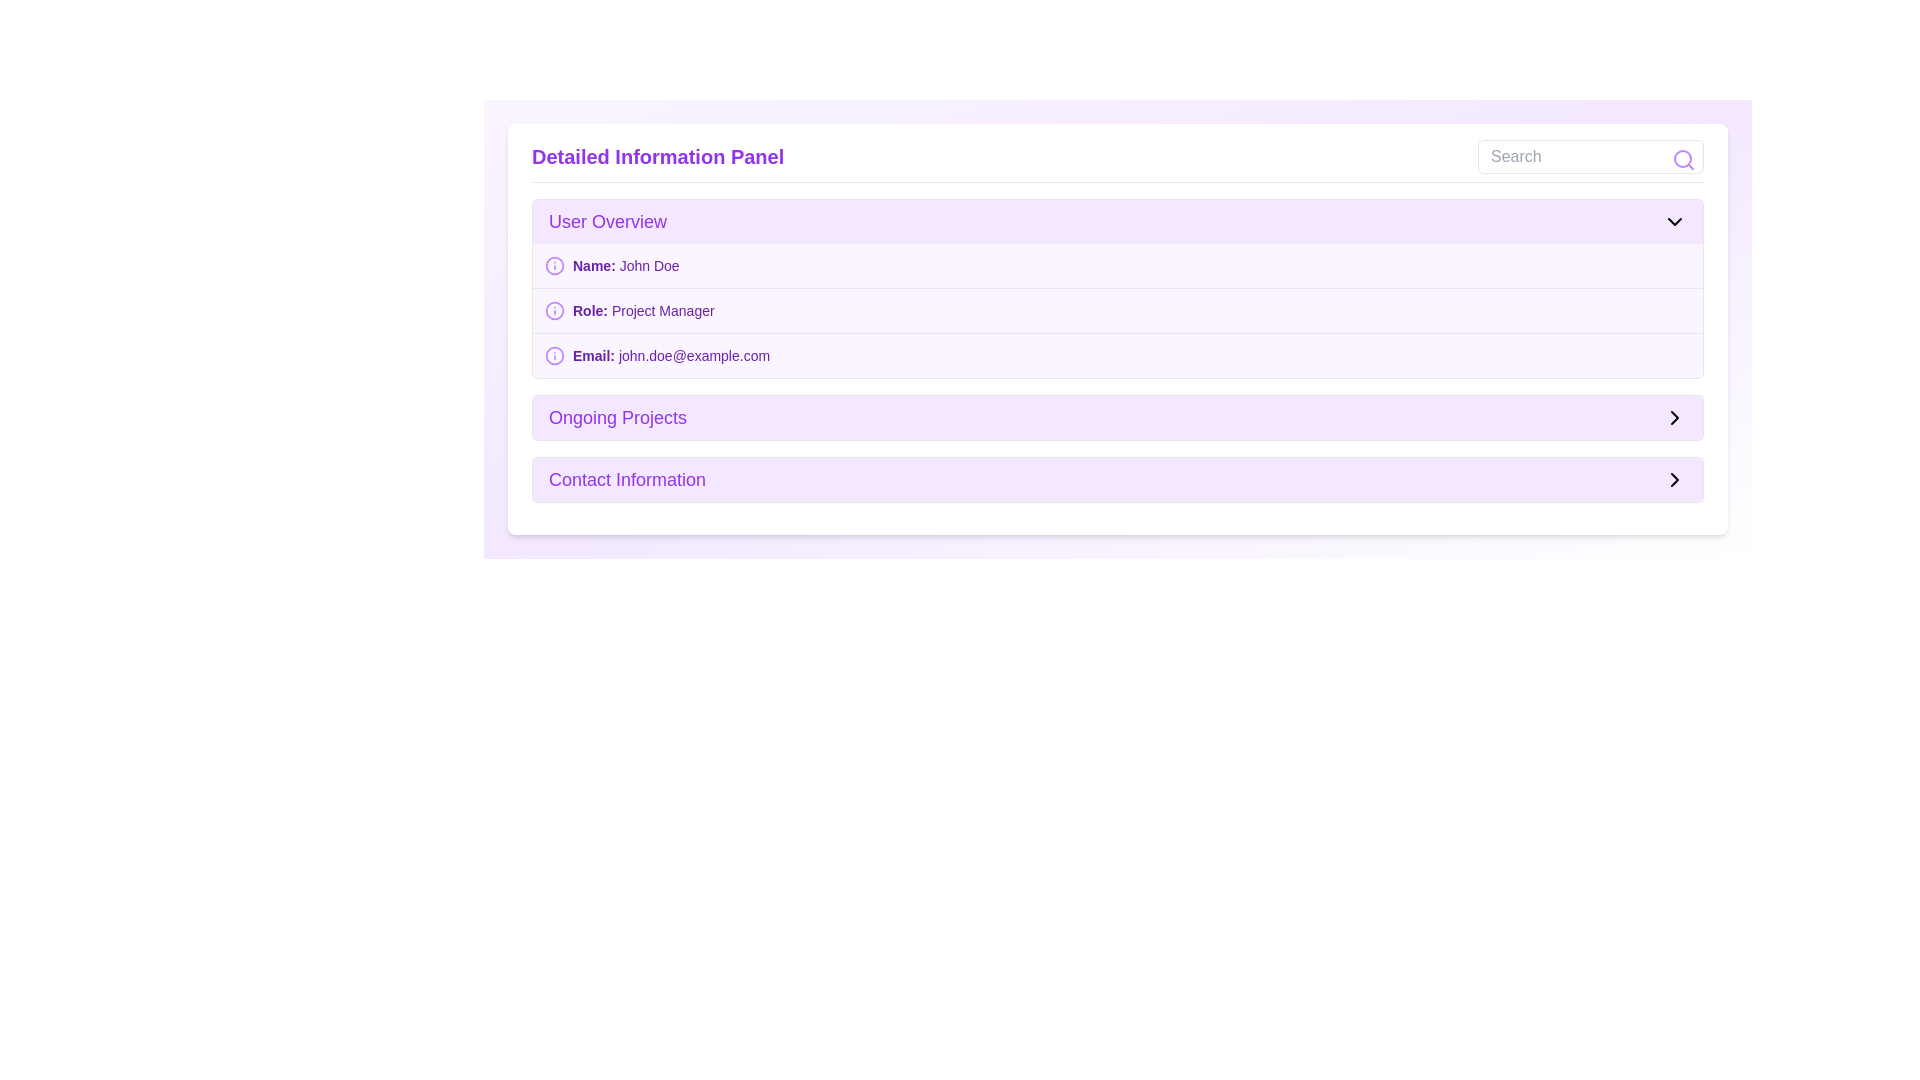  I want to click on the 'Ongoing Projects' text label, which is styled in a large bold purple font and is located in the Detailed Information Panel section of the card layout, so click(617, 416).